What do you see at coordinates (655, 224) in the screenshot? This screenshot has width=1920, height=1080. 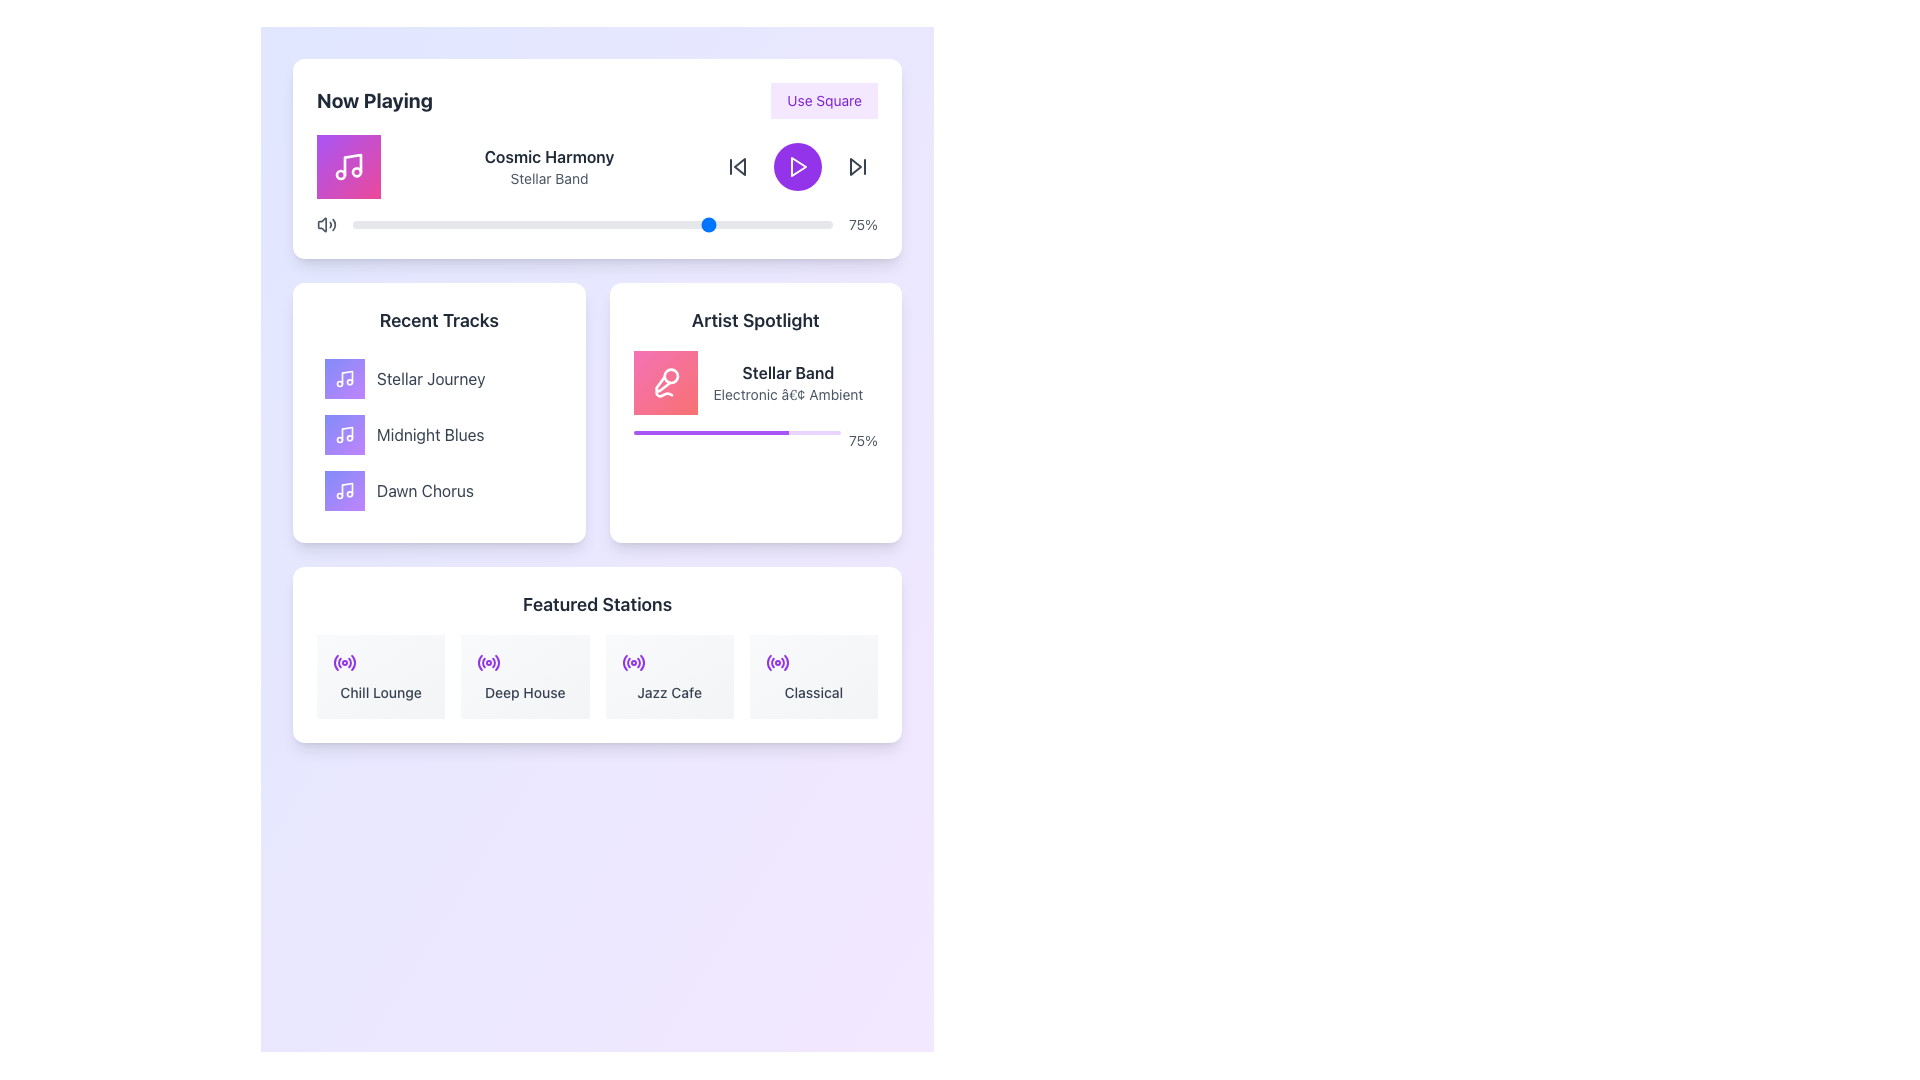 I see `the slider` at bounding box center [655, 224].